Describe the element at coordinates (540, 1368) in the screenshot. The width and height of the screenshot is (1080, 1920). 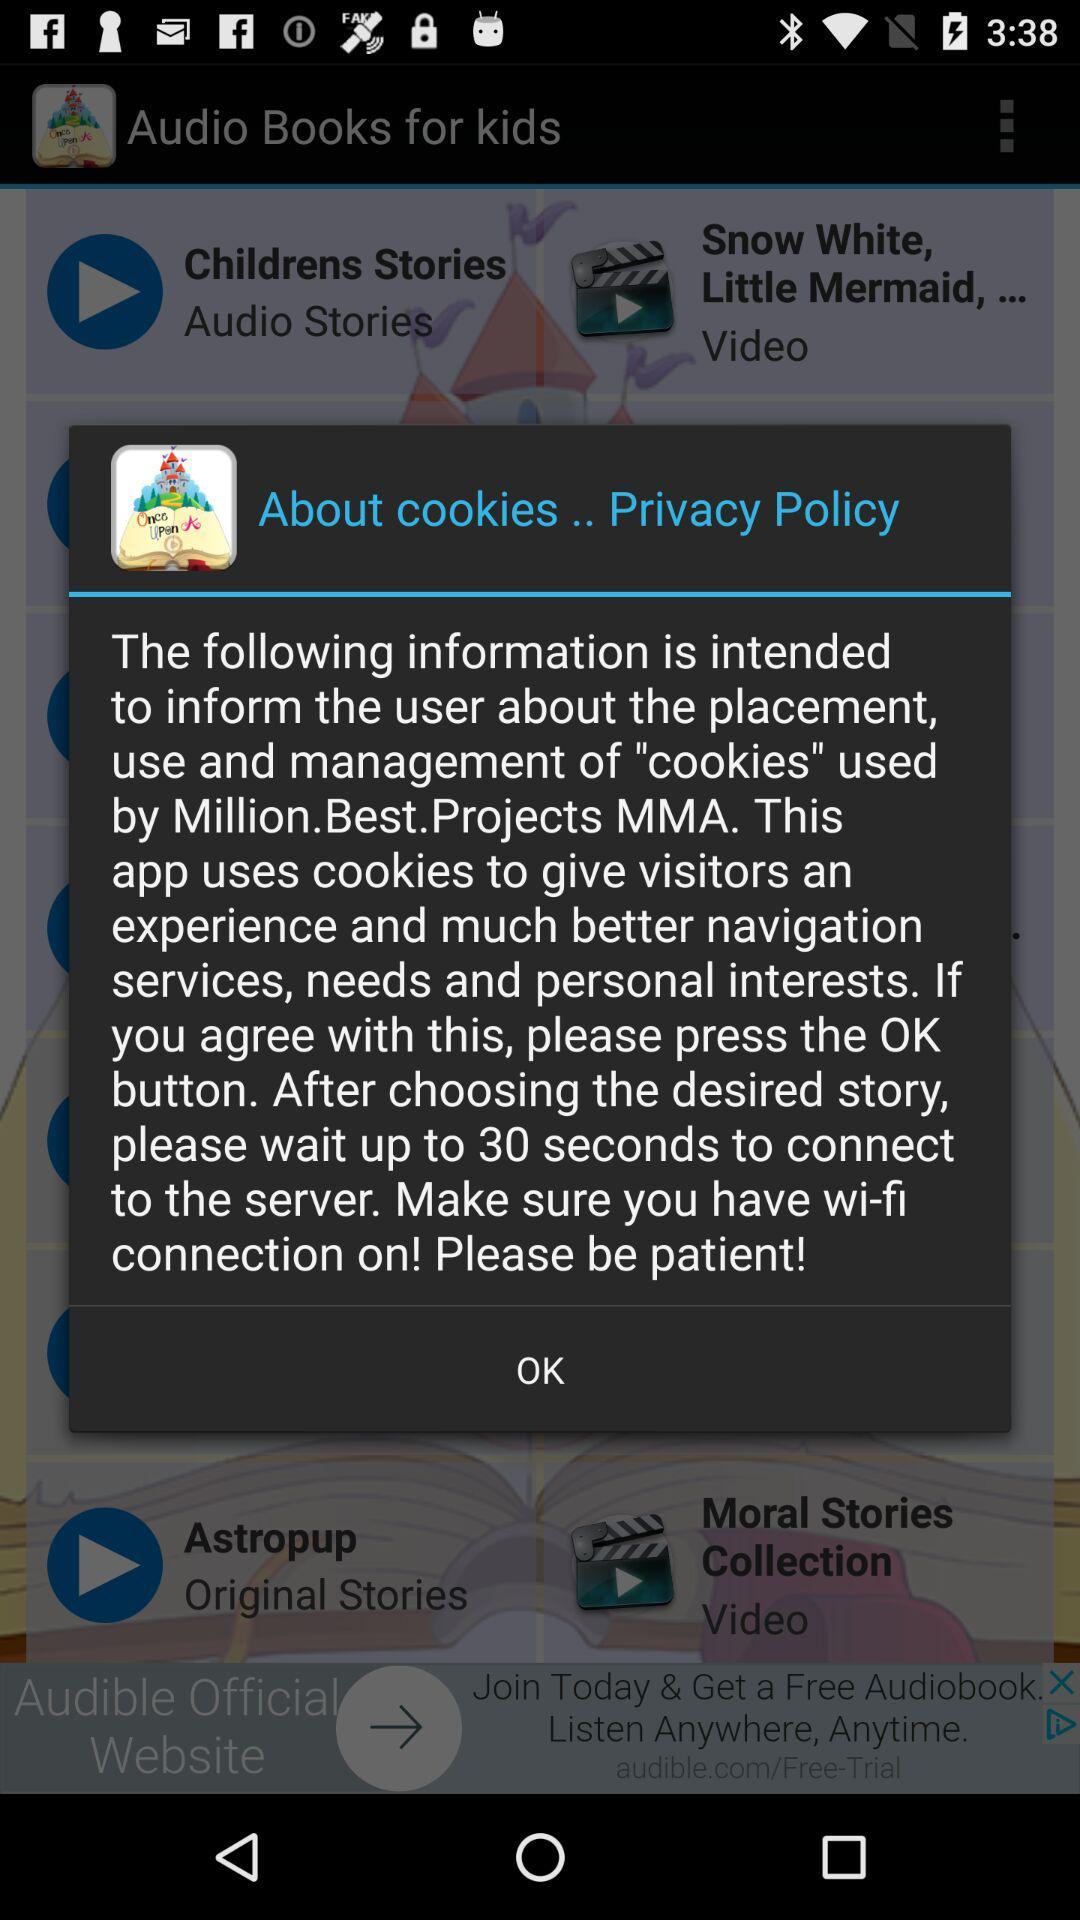
I see `icon below the following information icon` at that location.